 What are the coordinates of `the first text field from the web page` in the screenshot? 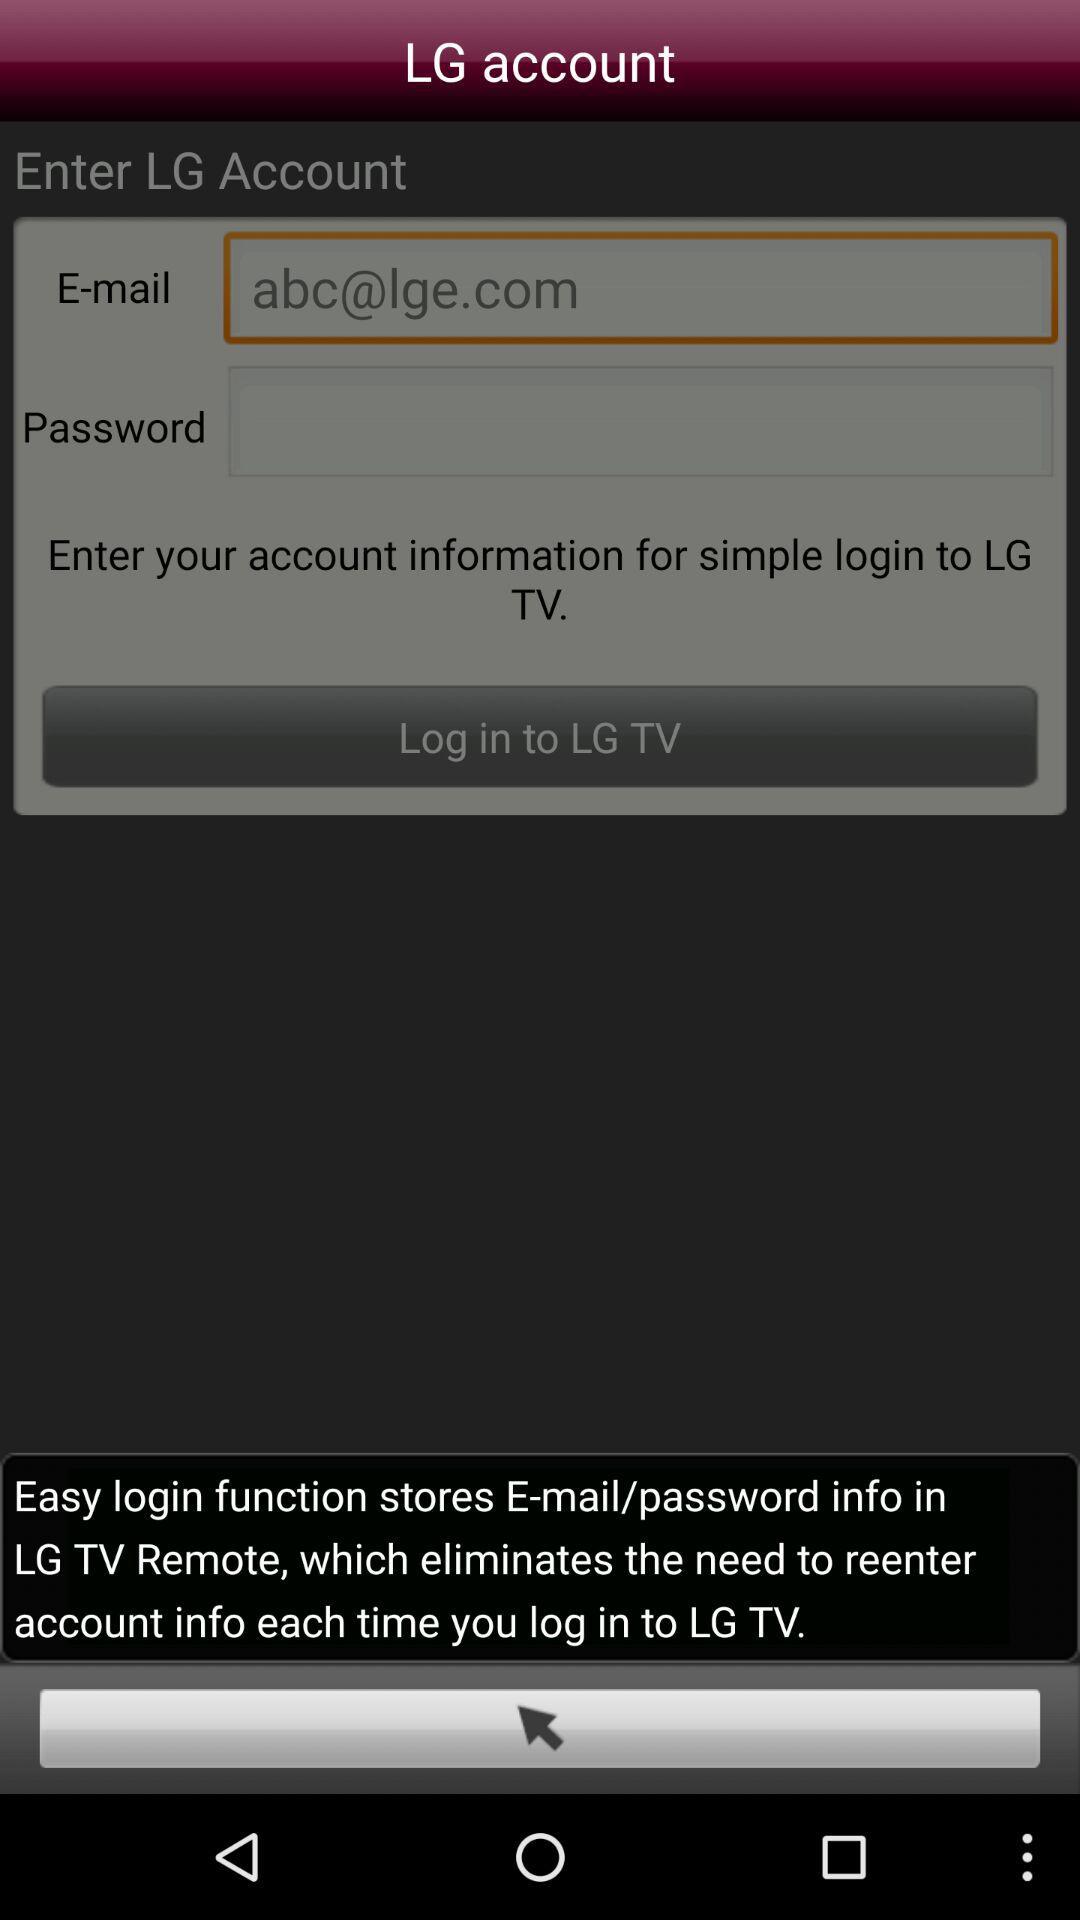 It's located at (640, 291).